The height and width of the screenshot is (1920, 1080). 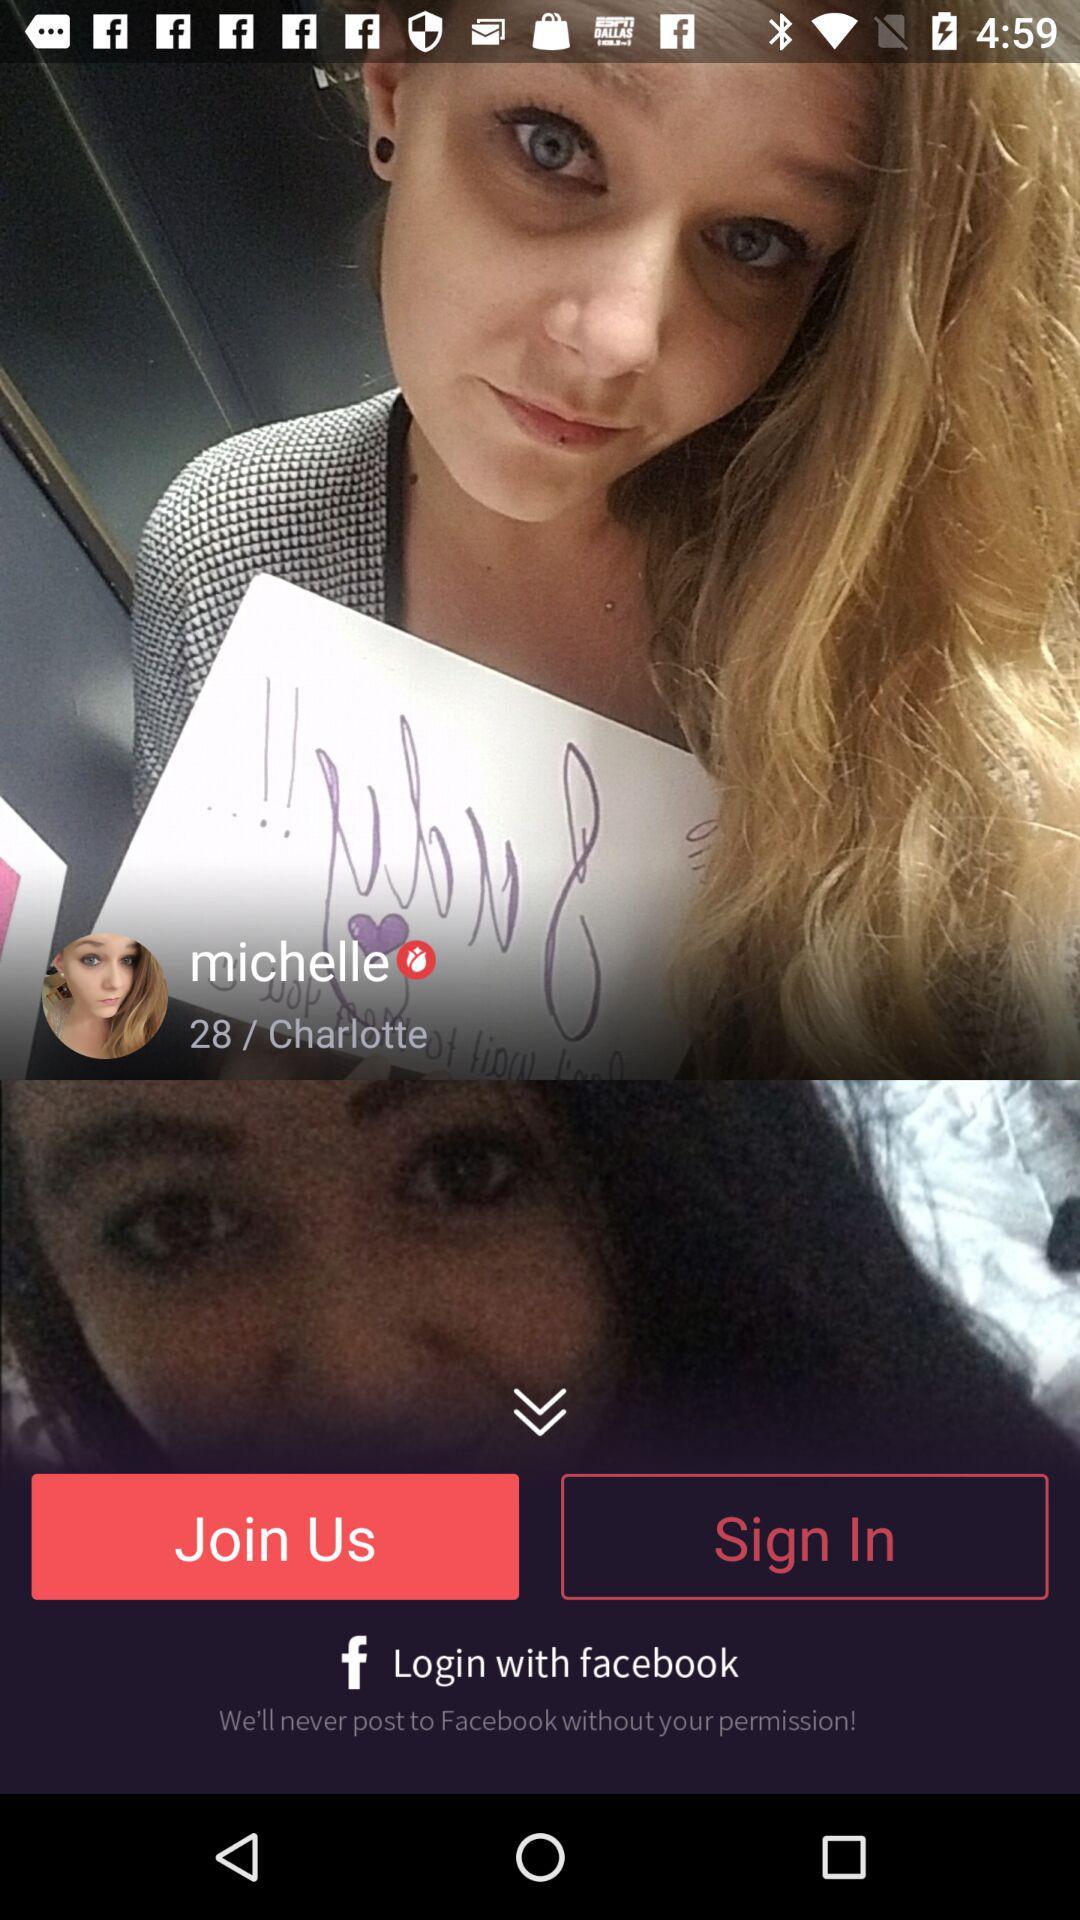 What do you see at coordinates (540, 1685) in the screenshot?
I see `login facebook` at bounding box center [540, 1685].